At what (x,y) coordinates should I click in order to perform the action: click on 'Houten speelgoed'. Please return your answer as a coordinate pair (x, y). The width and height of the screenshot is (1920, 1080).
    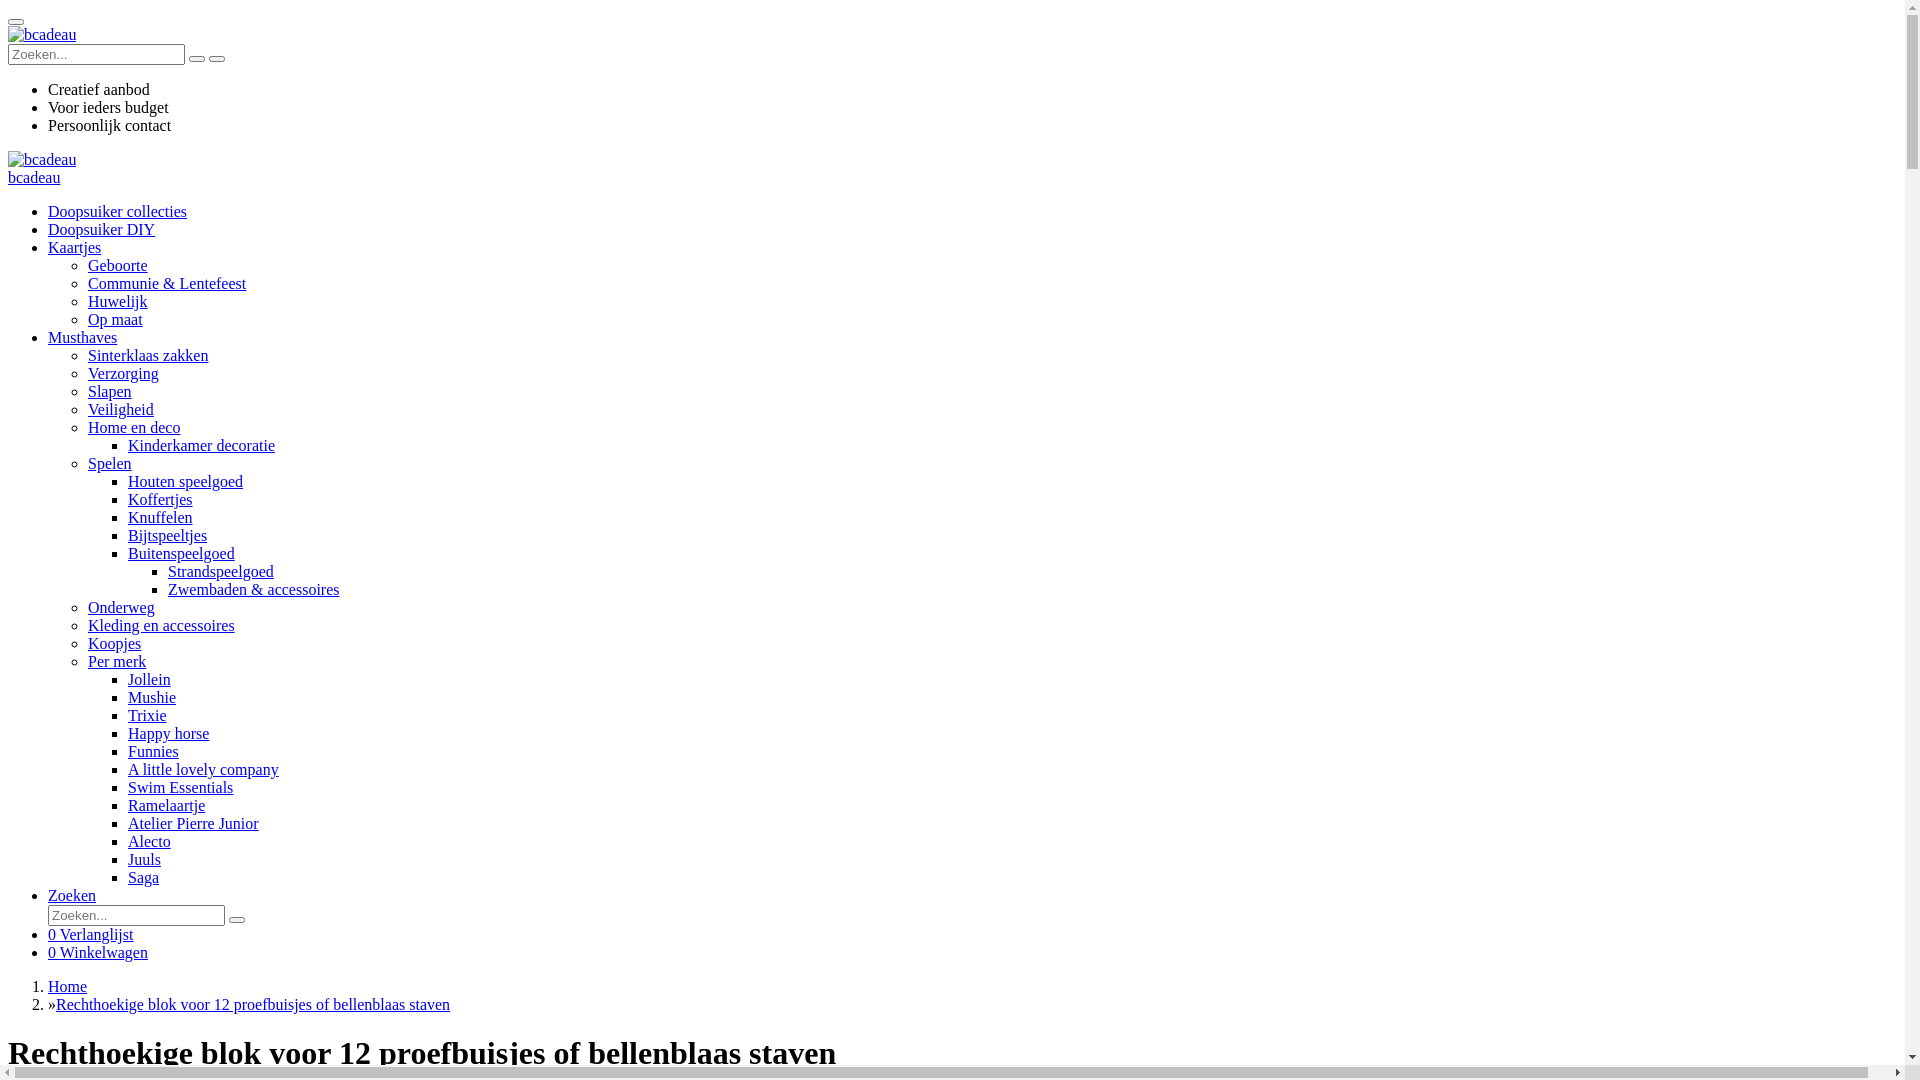
    Looking at the image, I should click on (127, 481).